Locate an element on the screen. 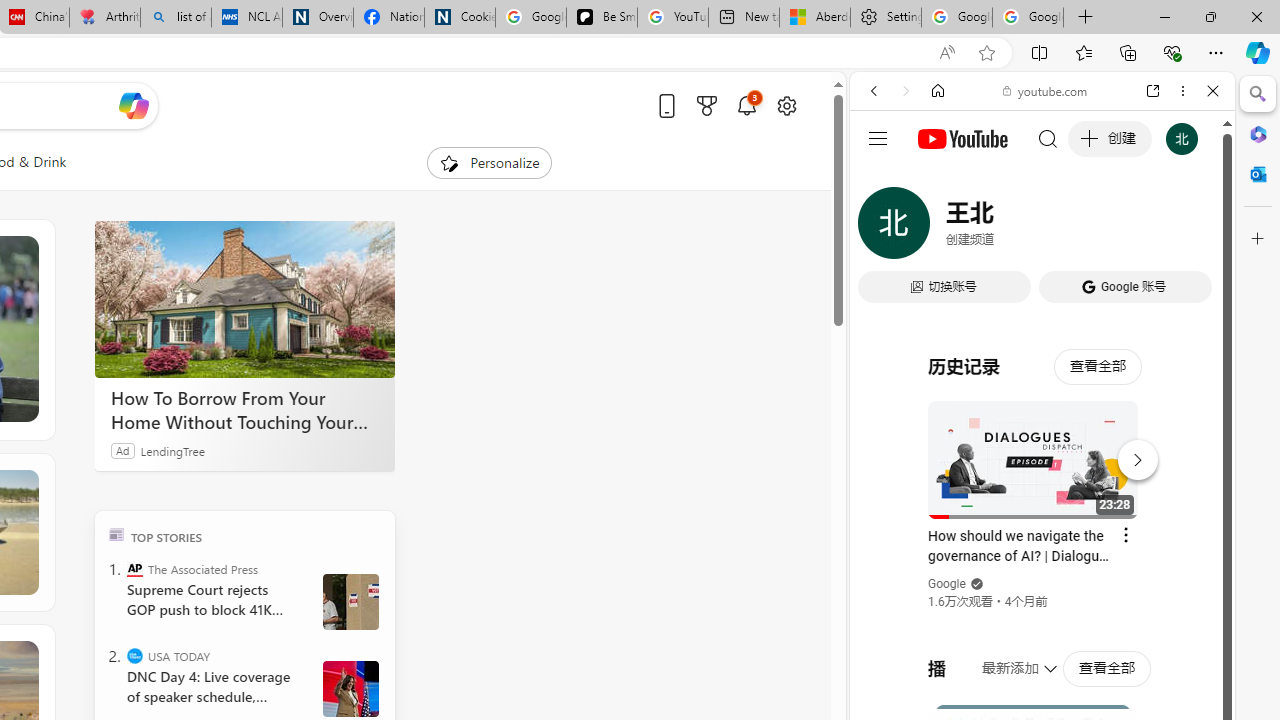 The image size is (1280, 720). 'Ad' is located at coordinates (122, 450).